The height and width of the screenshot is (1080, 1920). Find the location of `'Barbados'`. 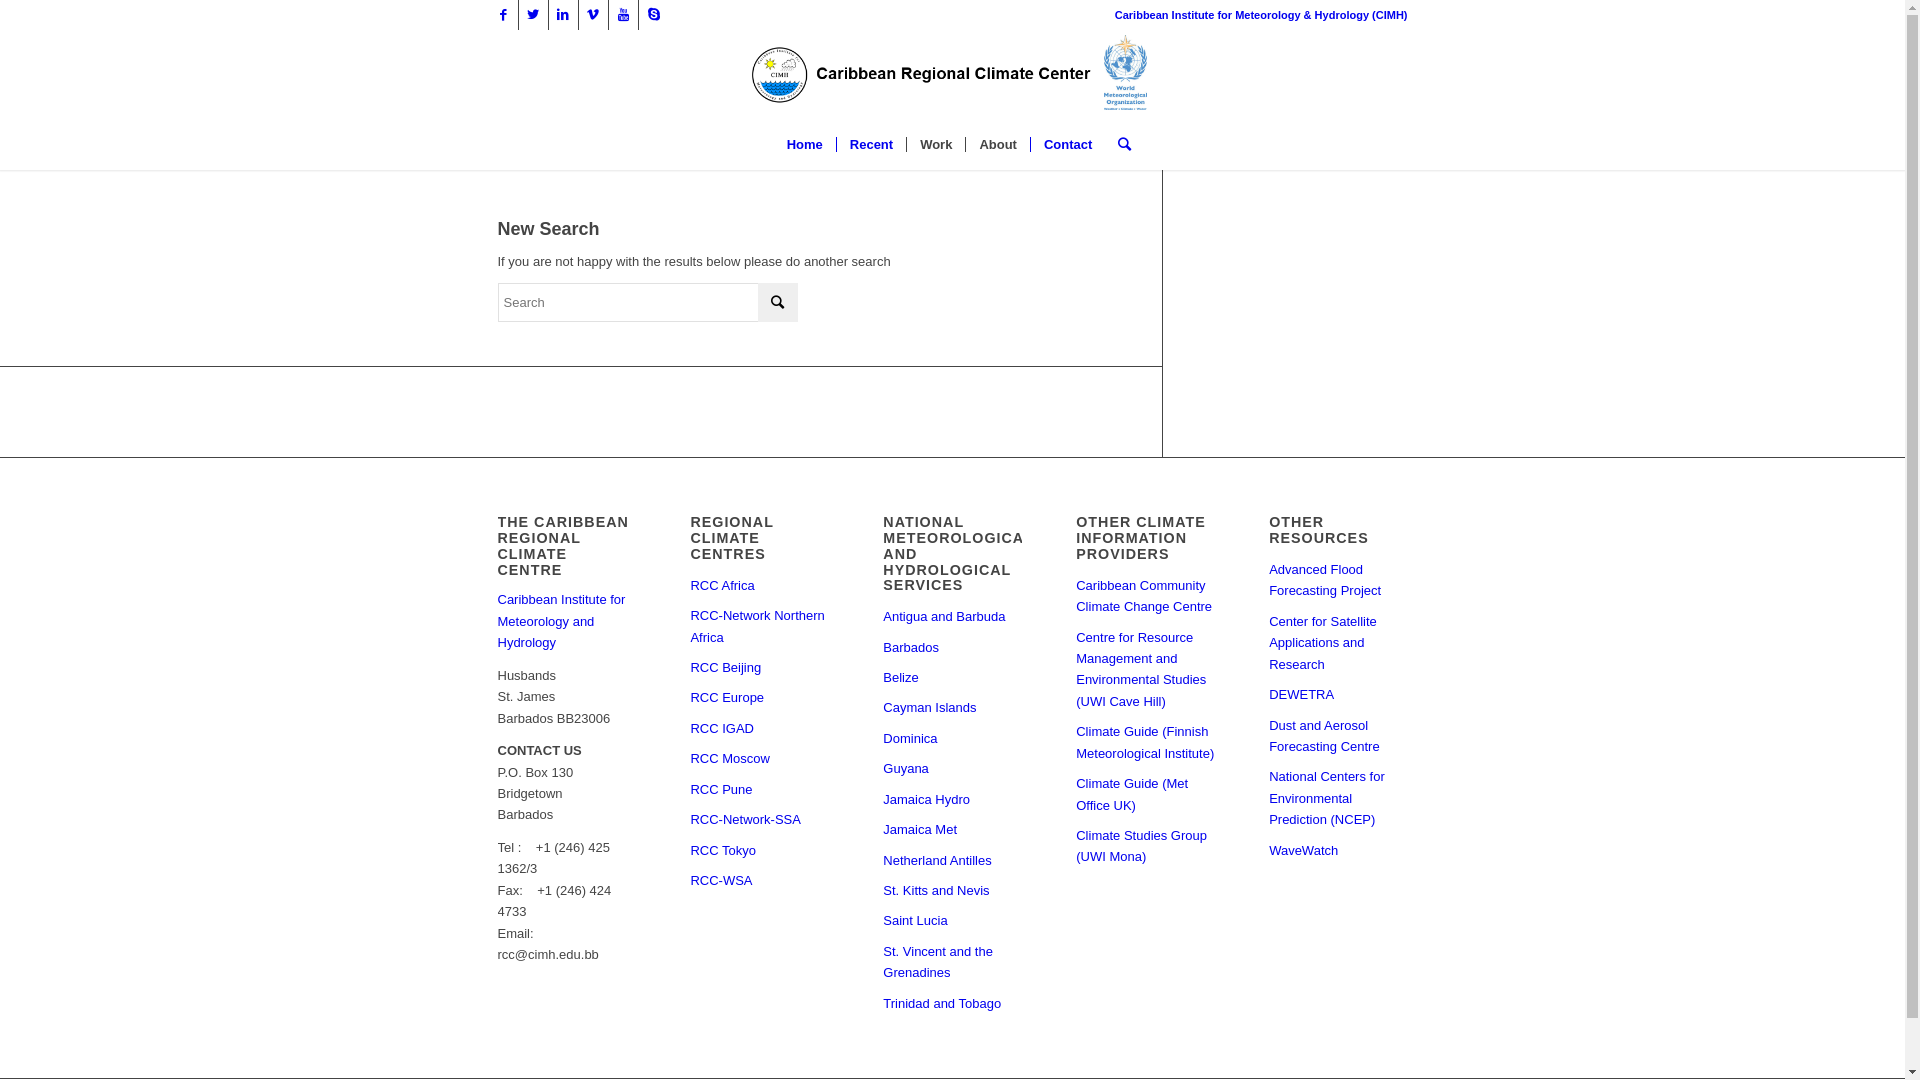

'Barbados' is located at coordinates (950, 647).